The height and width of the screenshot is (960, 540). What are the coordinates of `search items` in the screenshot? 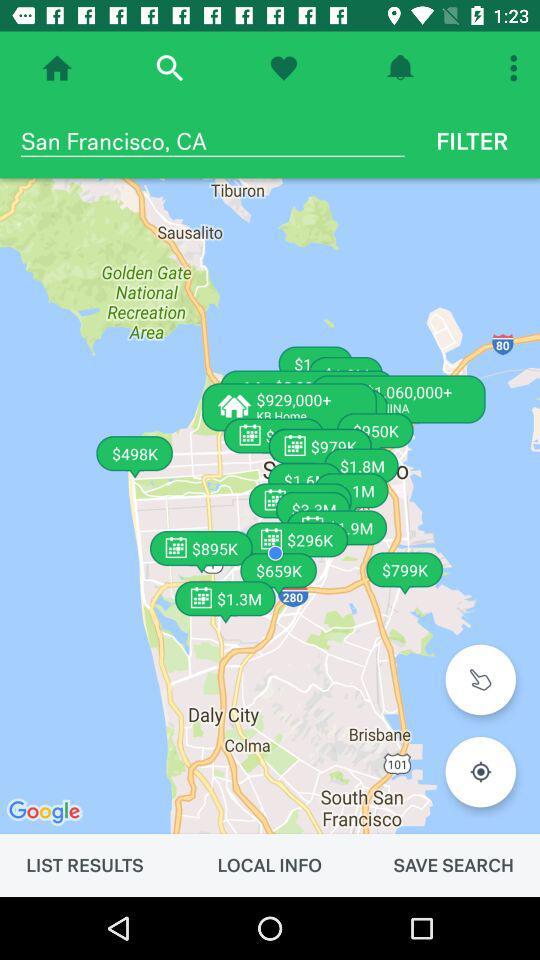 It's located at (168, 68).